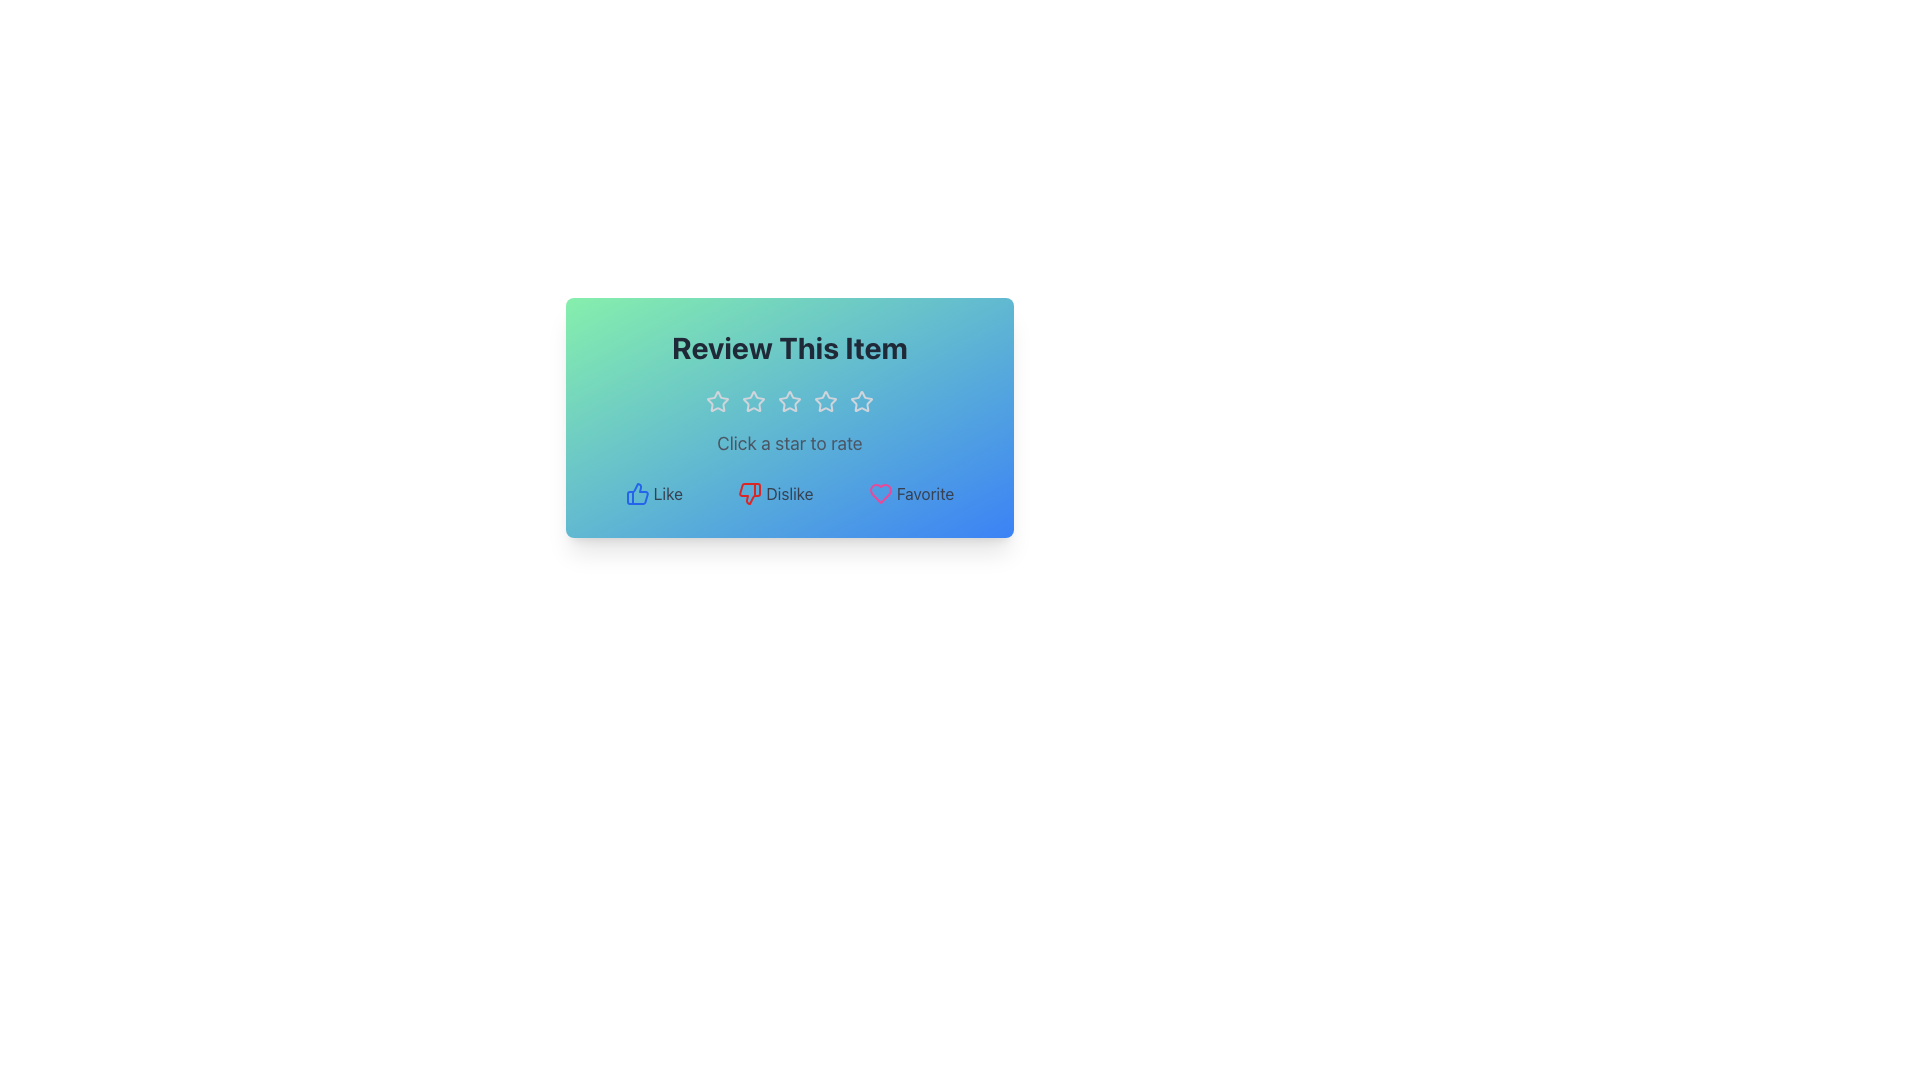 The height and width of the screenshot is (1080, 1920). What do you see at coordinates (749, 493) in the screenshot?
I see `the thumbs-down icon that represents the 'Dislike' action, located below the heading and rating stars` at bounding box center [749, 493].